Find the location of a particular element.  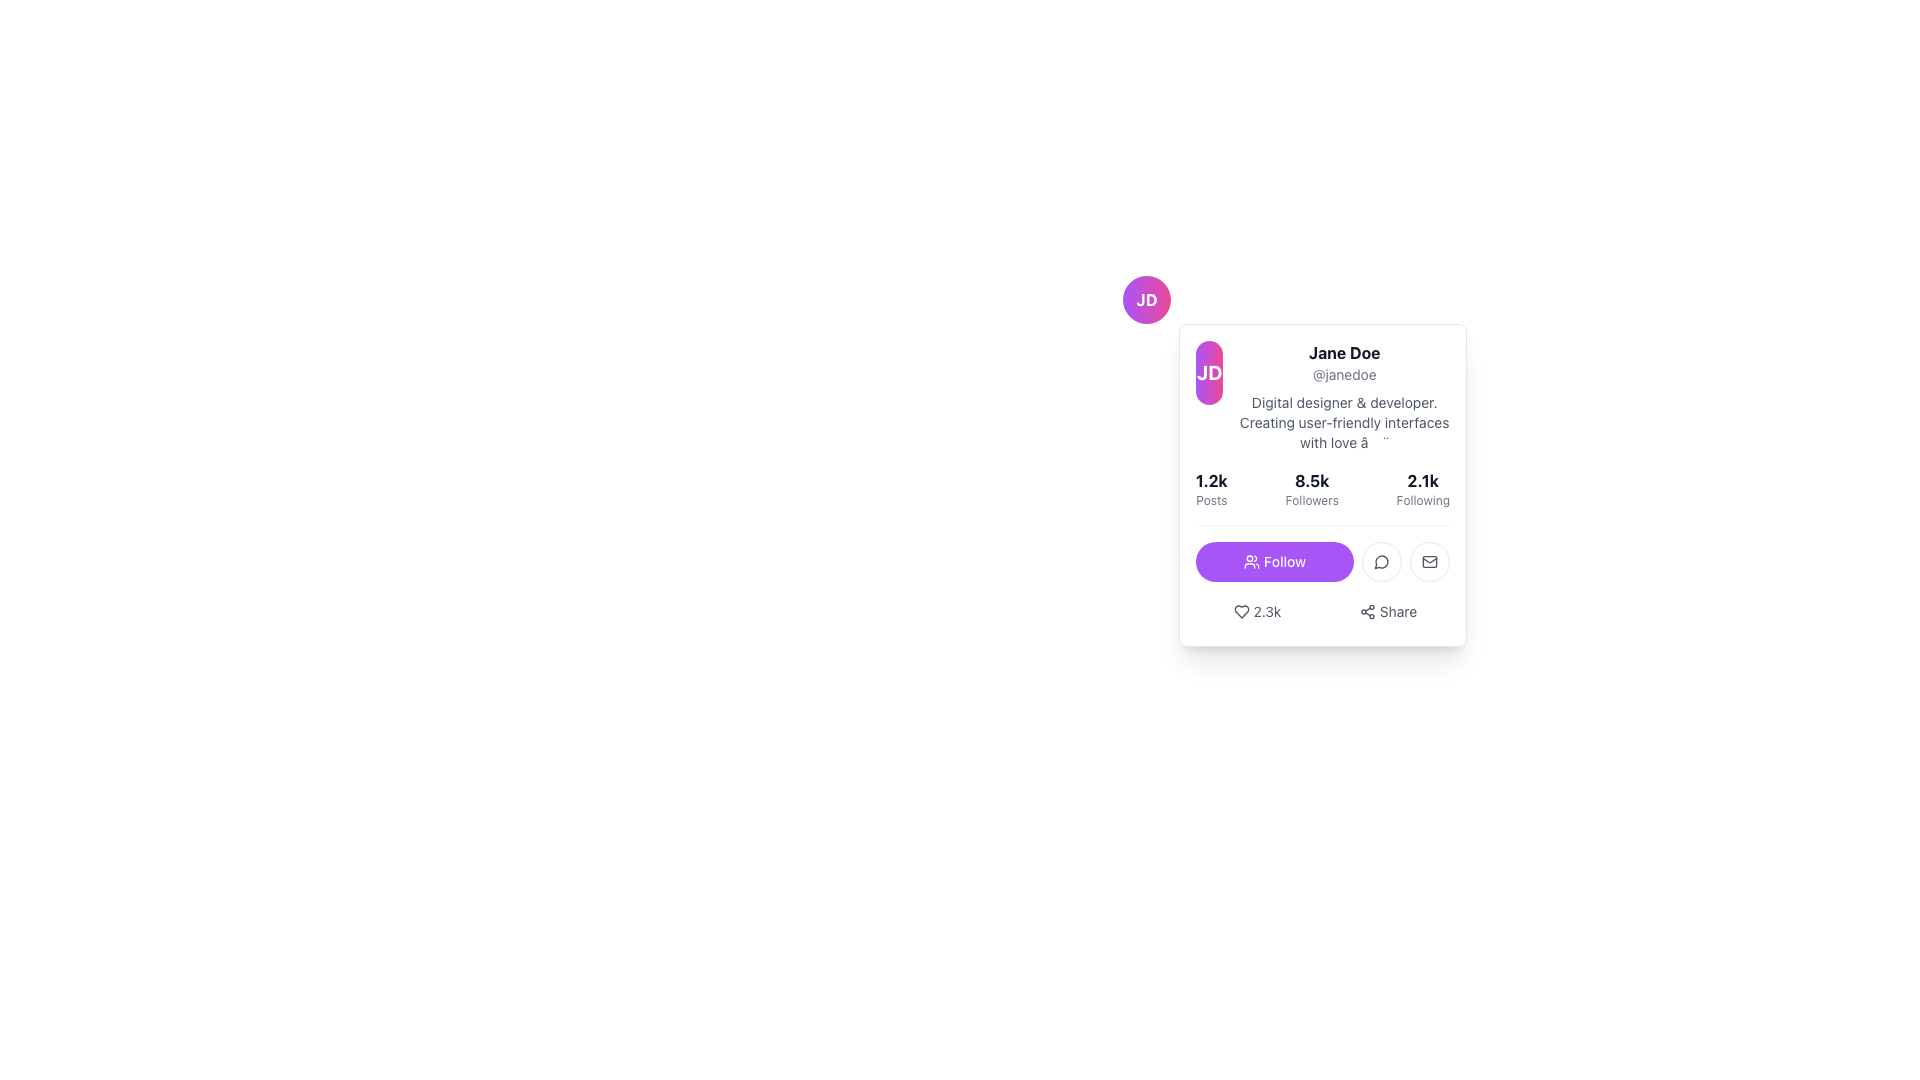

numeric count displayed on the Text Label indicating the number of accounts being followed, located above the 'Following' label within the profile card layout is located at coordinates (1422, 481).